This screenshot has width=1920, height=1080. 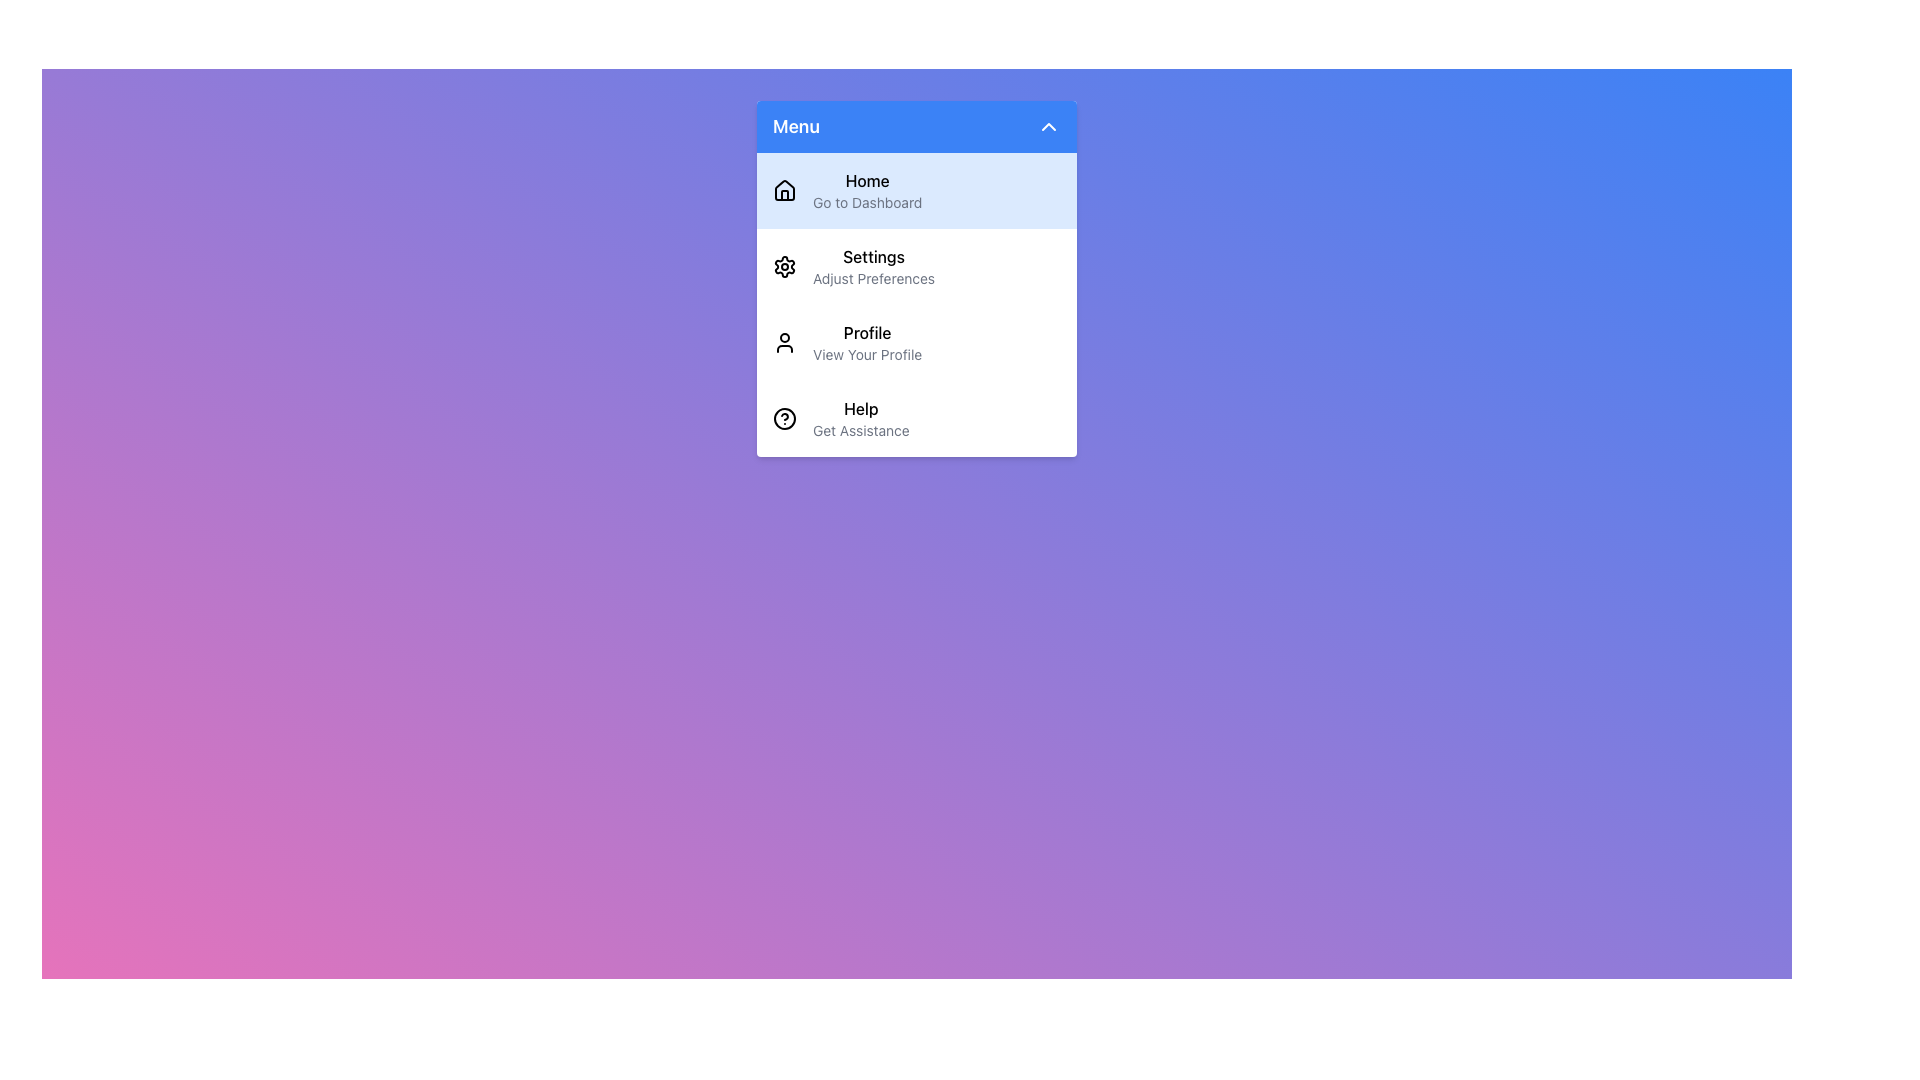 What do you see at coordinates (873, 278) in the screenshot?
I see `the text label that reads 'Adjust Preferences' located within the 'Menu' dropdown under the 'Settings' section` at bounding box center [873, 278].